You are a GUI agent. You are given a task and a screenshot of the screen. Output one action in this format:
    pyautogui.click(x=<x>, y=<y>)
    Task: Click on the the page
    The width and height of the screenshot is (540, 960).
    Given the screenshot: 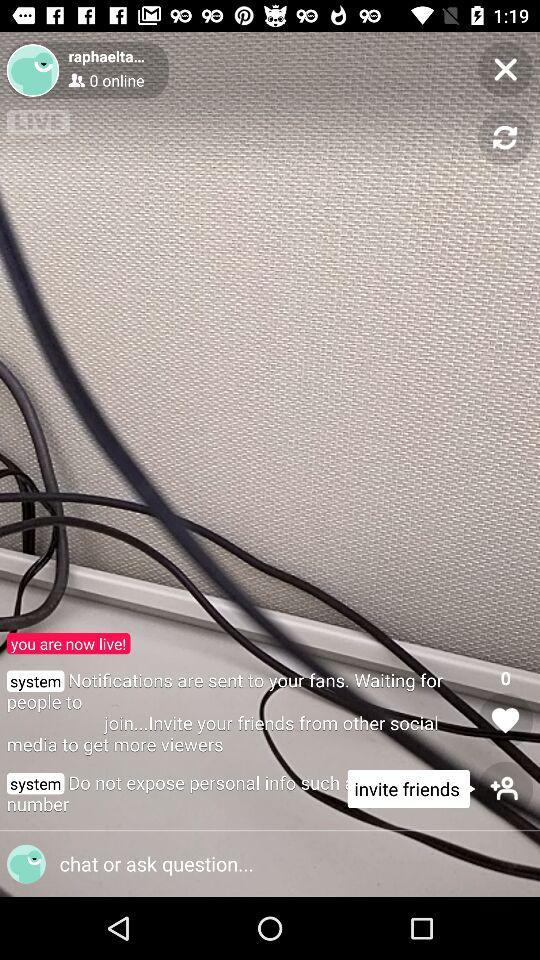 What is the action you would take?
    pyautogui.click(x=504, y=69)
    